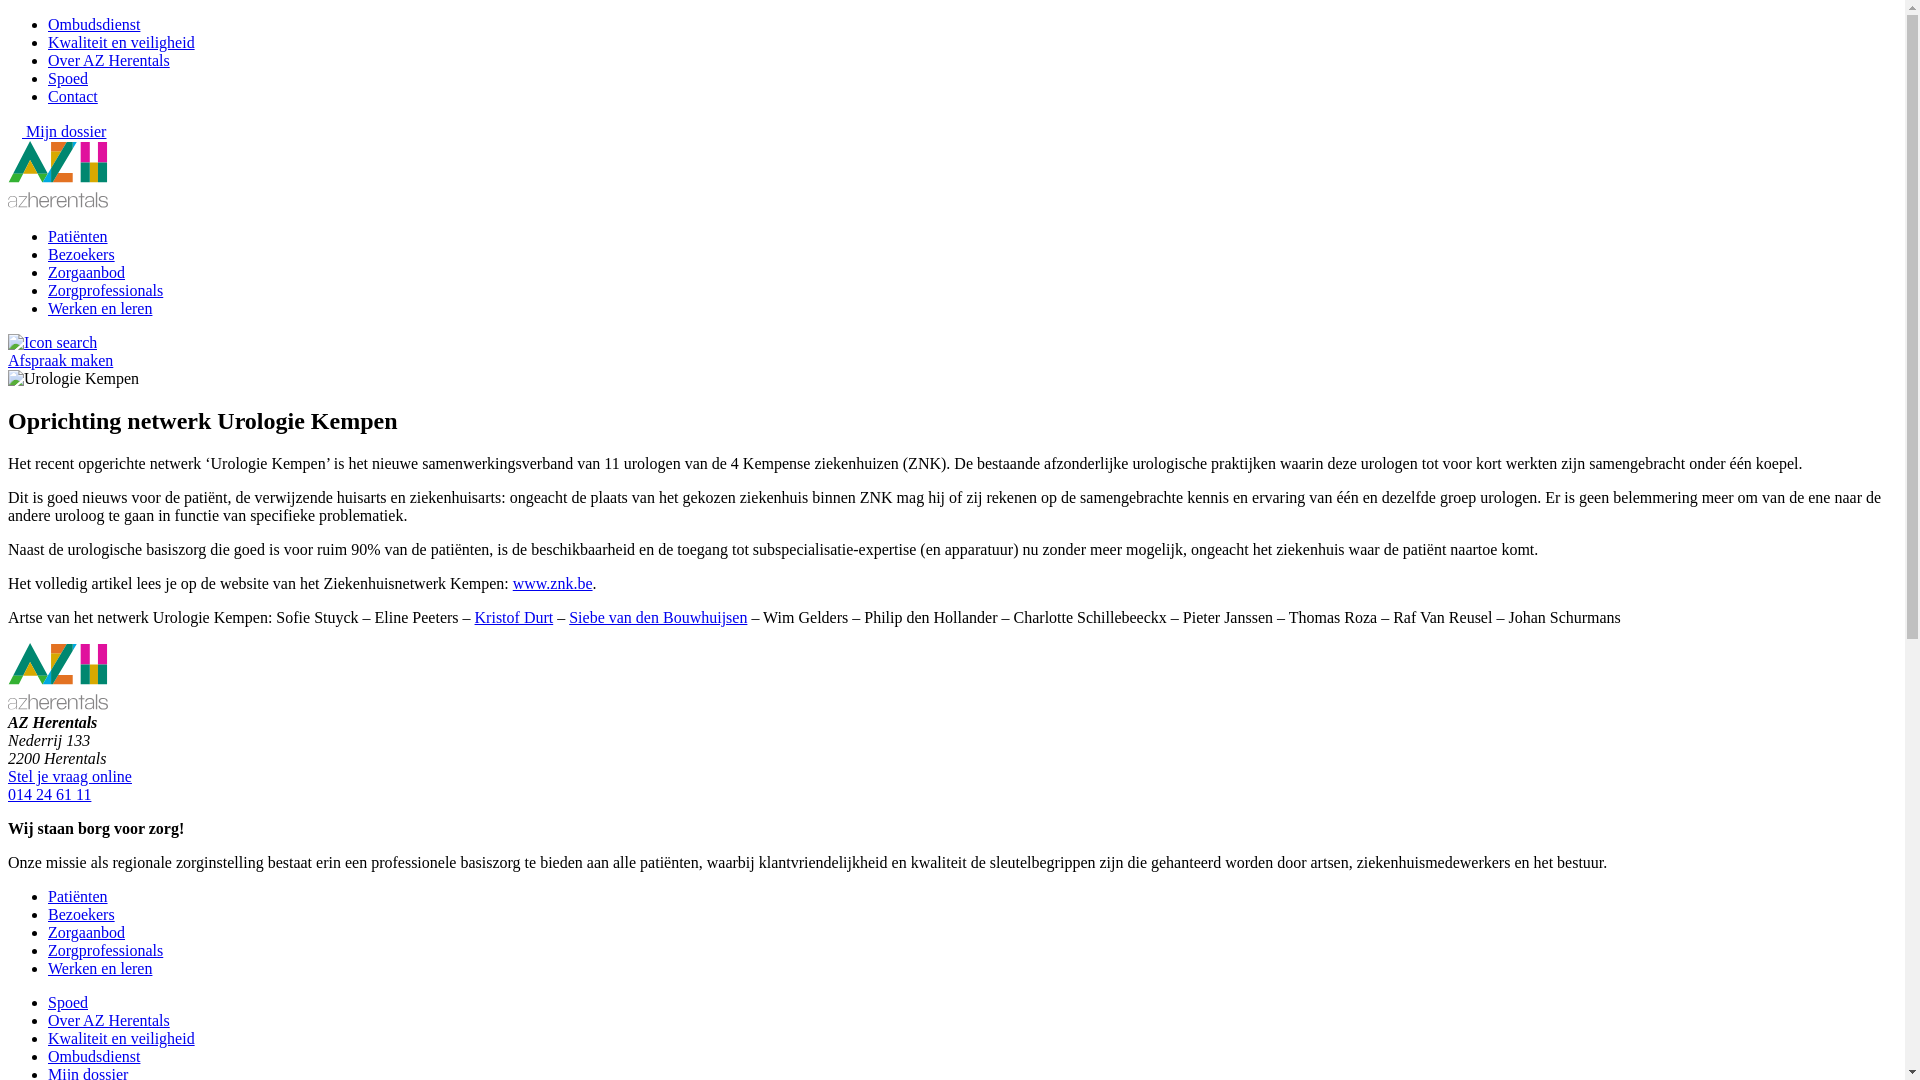 The width and height of the screenshot is (1920, 1080). I want to click on 'Afspraak maken', so click(60, 360).